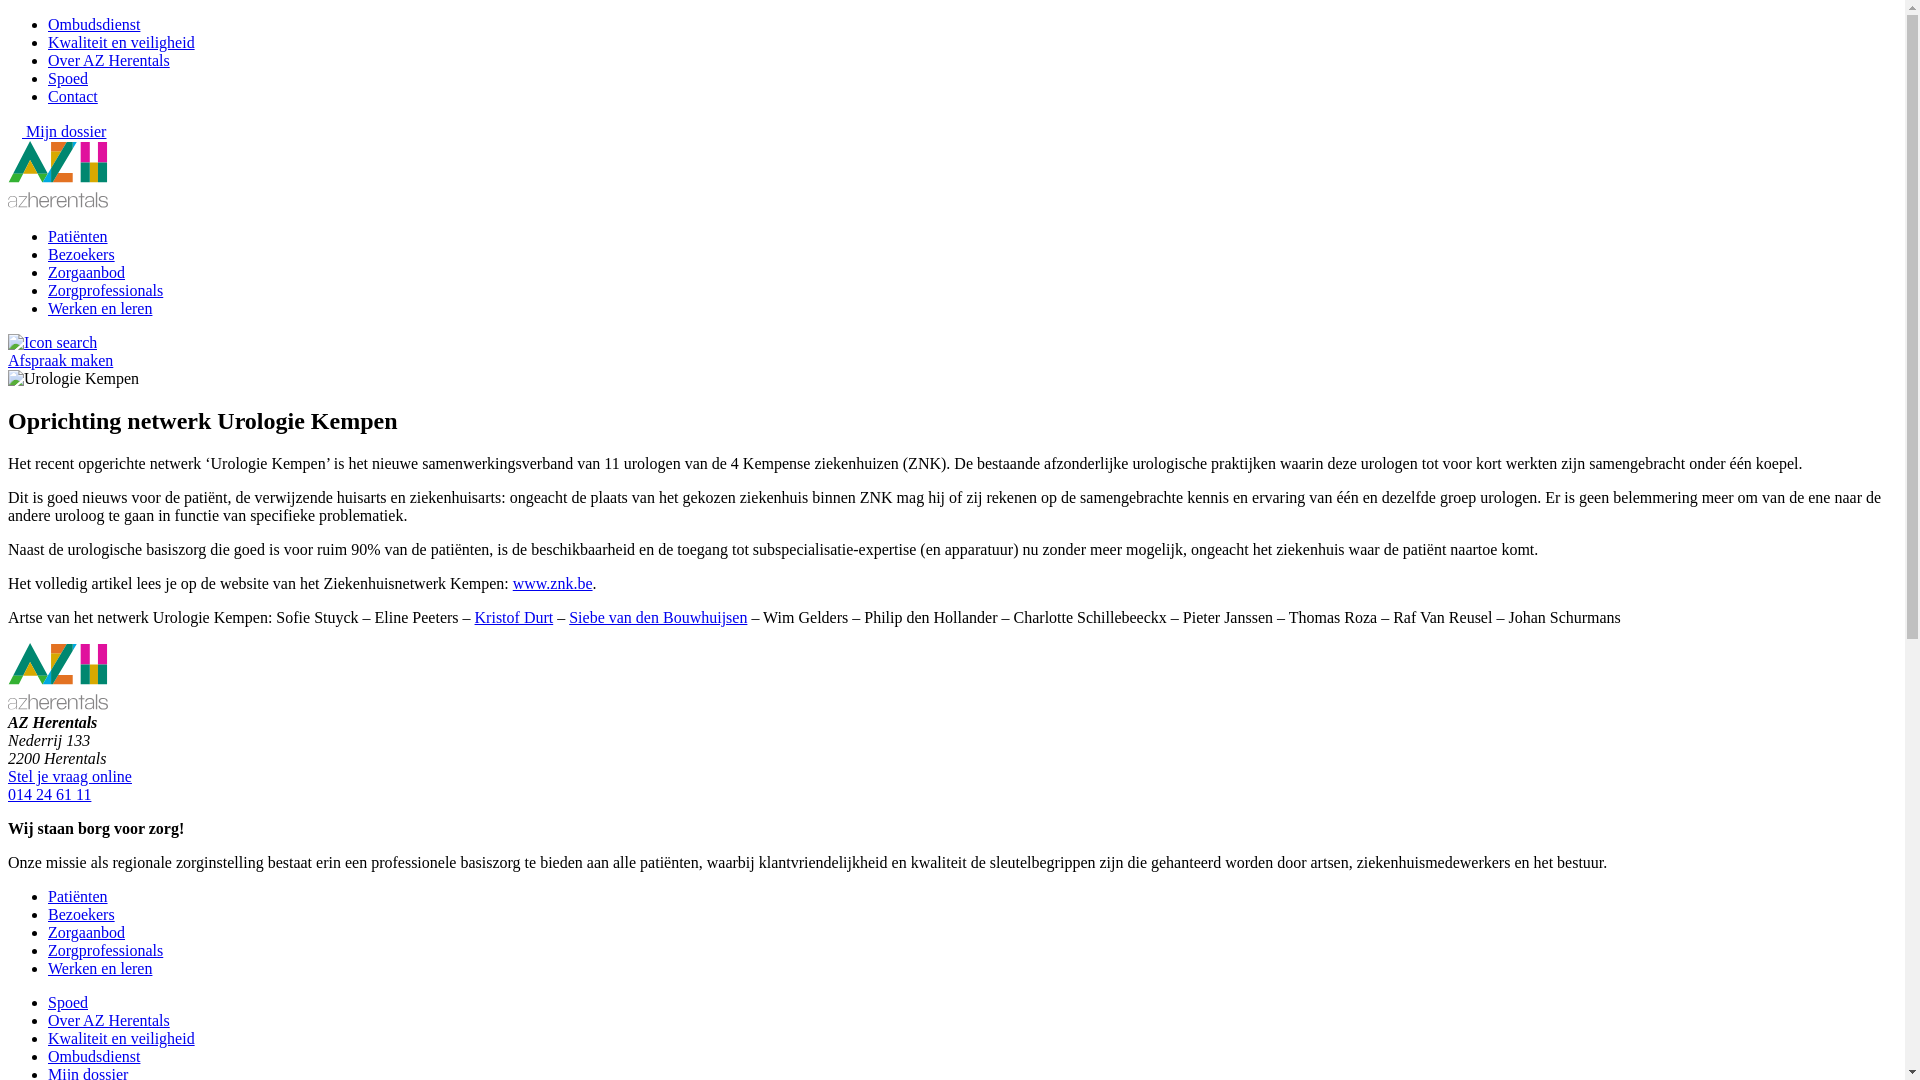 The width and height of the screenshot is (1920, 1080). I want to click on 'Afspraak maken', so click(60, 360).